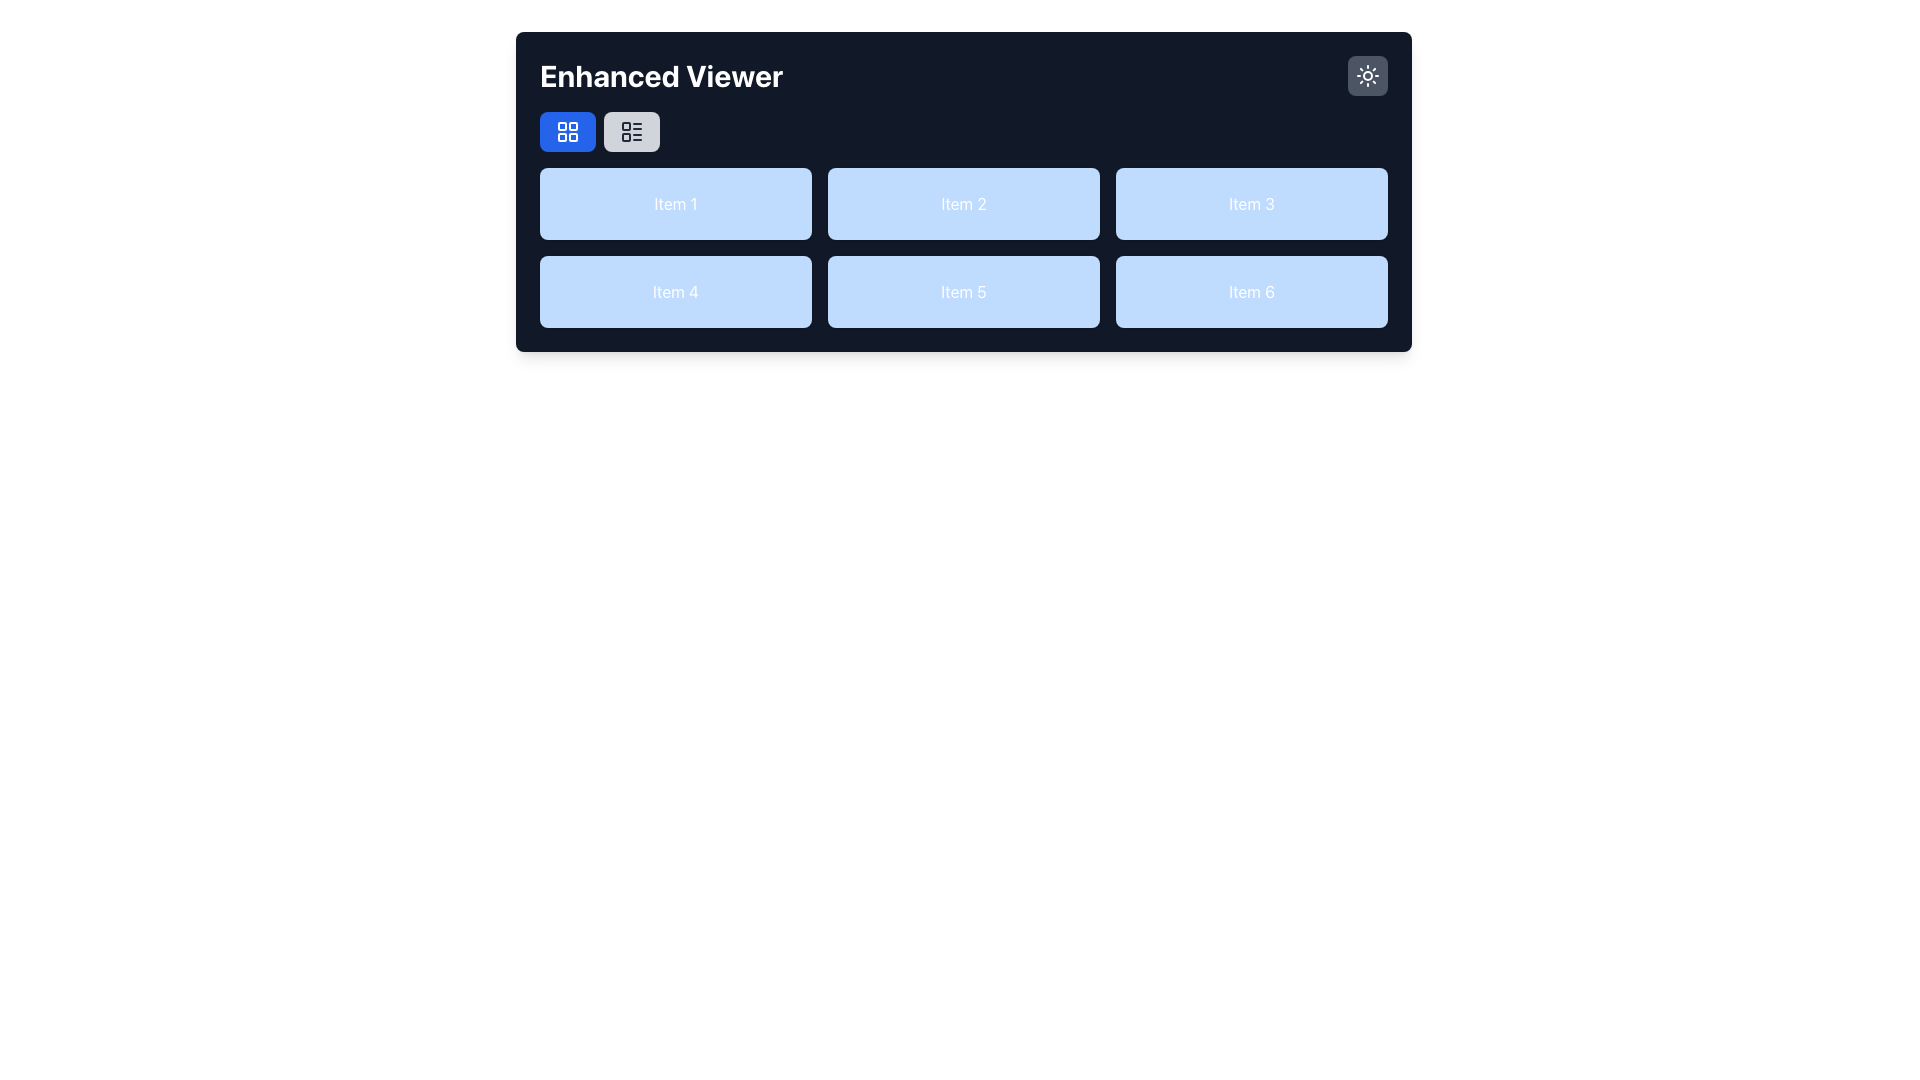 The height and width of the screenshot is (1080, 1920). I want to click on the Static Label element with the text 'Item 2', which is positioned in the first row of a grid layout between 'Item 1' and 'Item 3', so click(964, 204).